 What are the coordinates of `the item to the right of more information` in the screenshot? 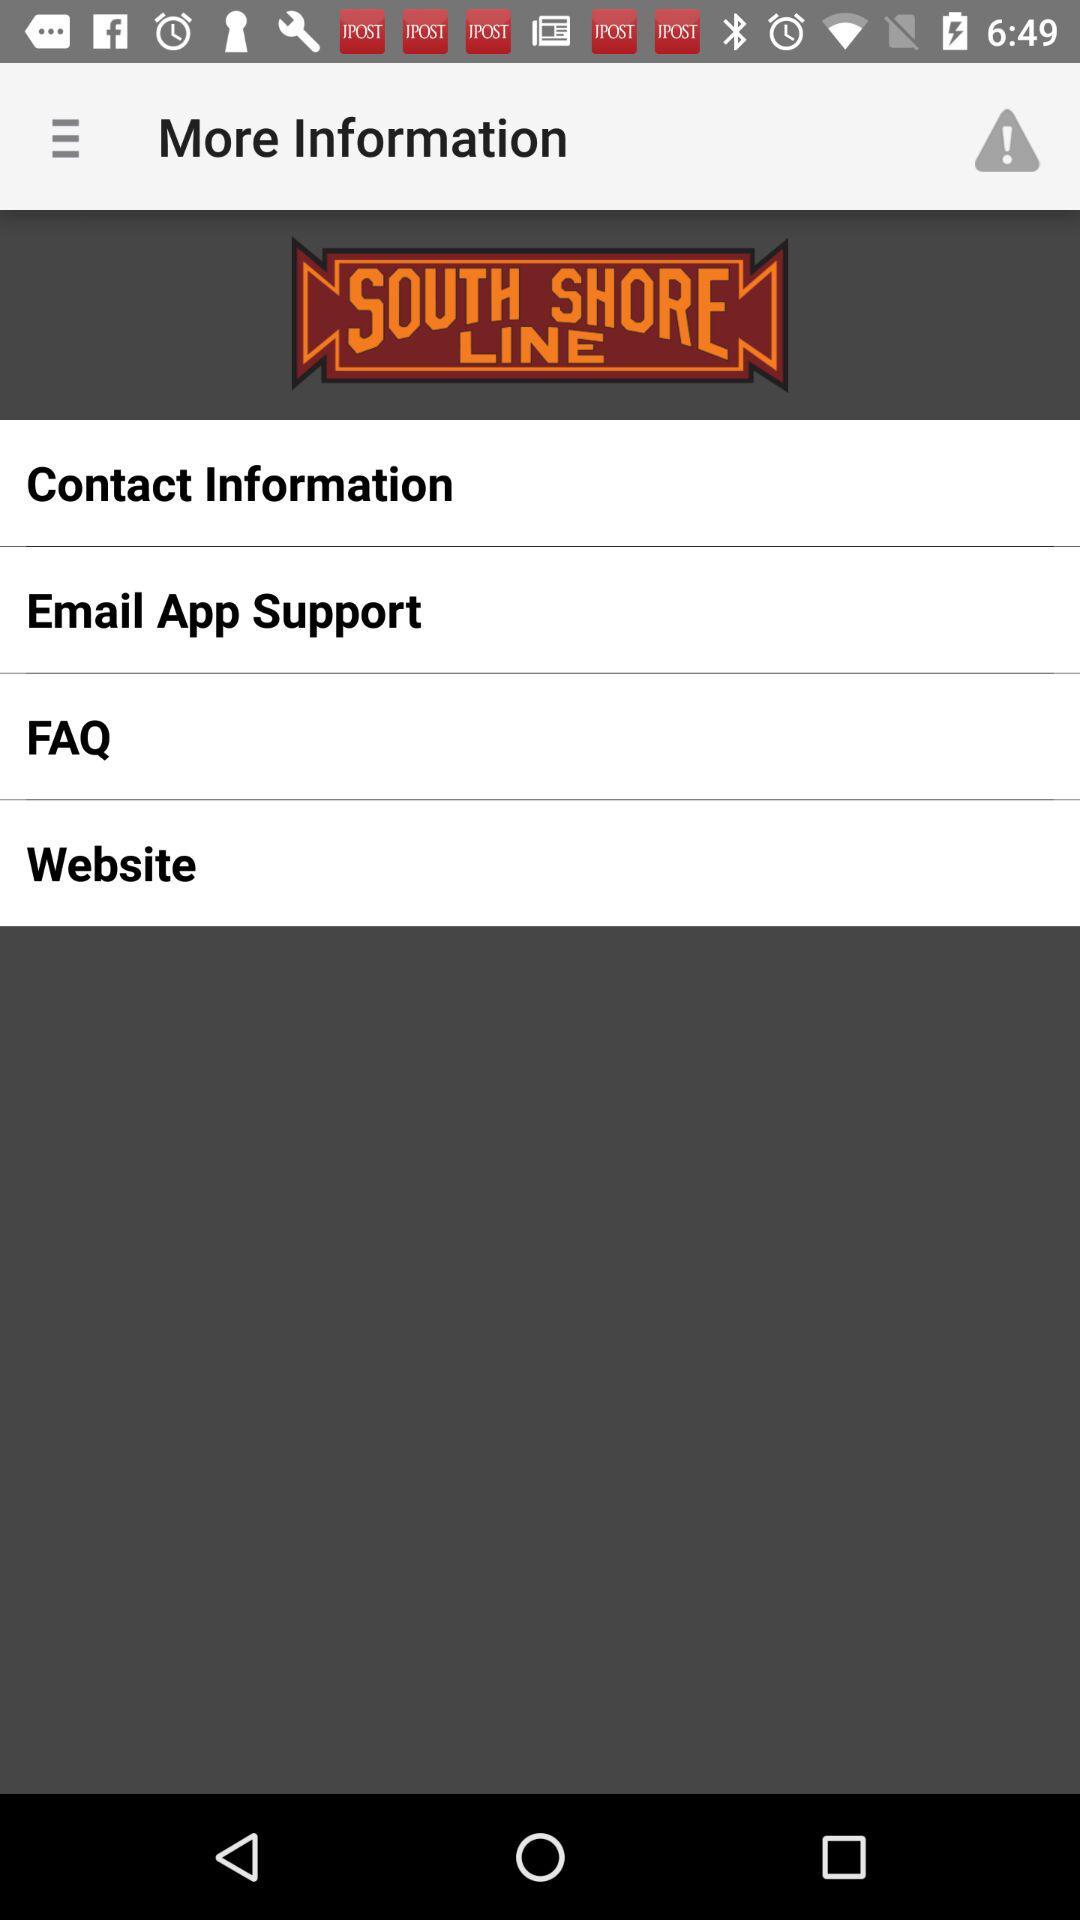 It's located at (1017, 135).